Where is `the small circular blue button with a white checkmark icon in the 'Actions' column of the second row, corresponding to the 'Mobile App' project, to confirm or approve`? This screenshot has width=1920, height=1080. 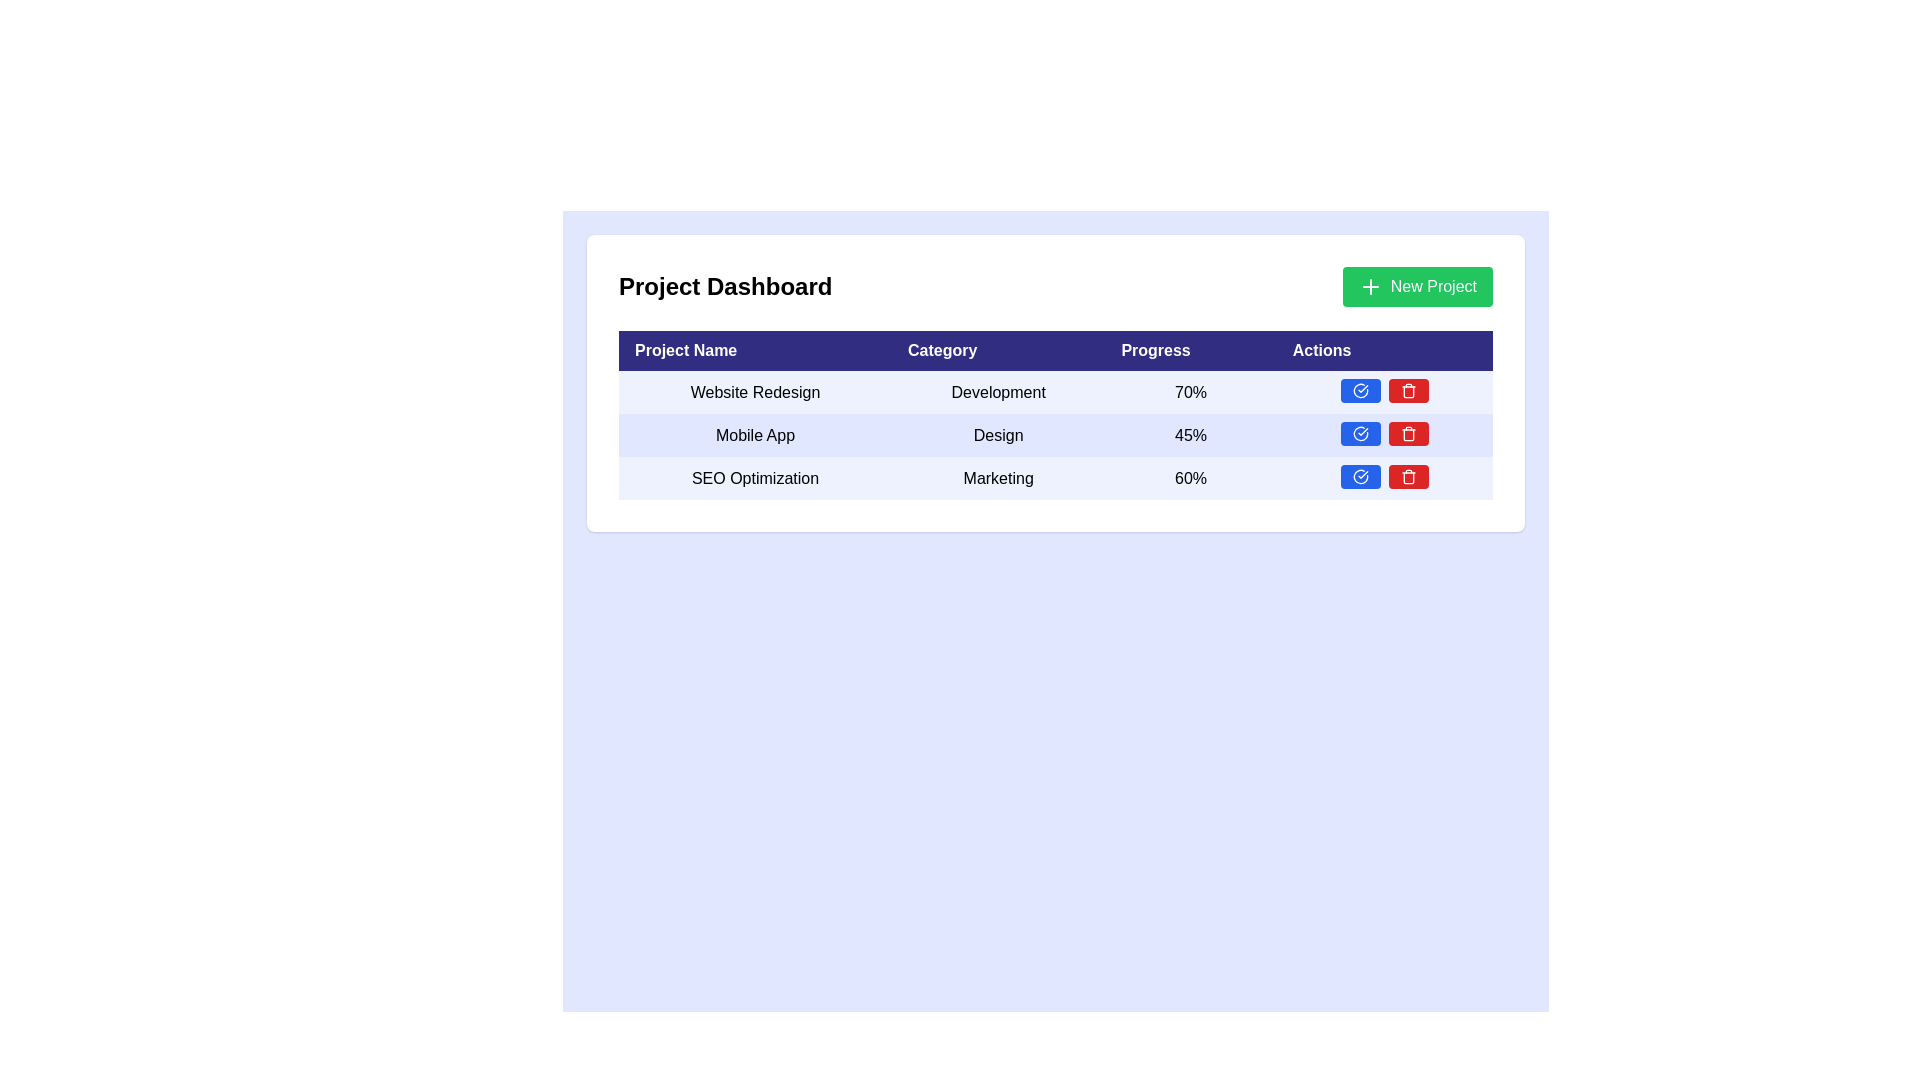 the small circular blue button with a white checkmark icon in the 'Actions' column of the second row, corresponding to the 'Mobile App' project, to confirm or approve is located at coordinates (1360, 433).